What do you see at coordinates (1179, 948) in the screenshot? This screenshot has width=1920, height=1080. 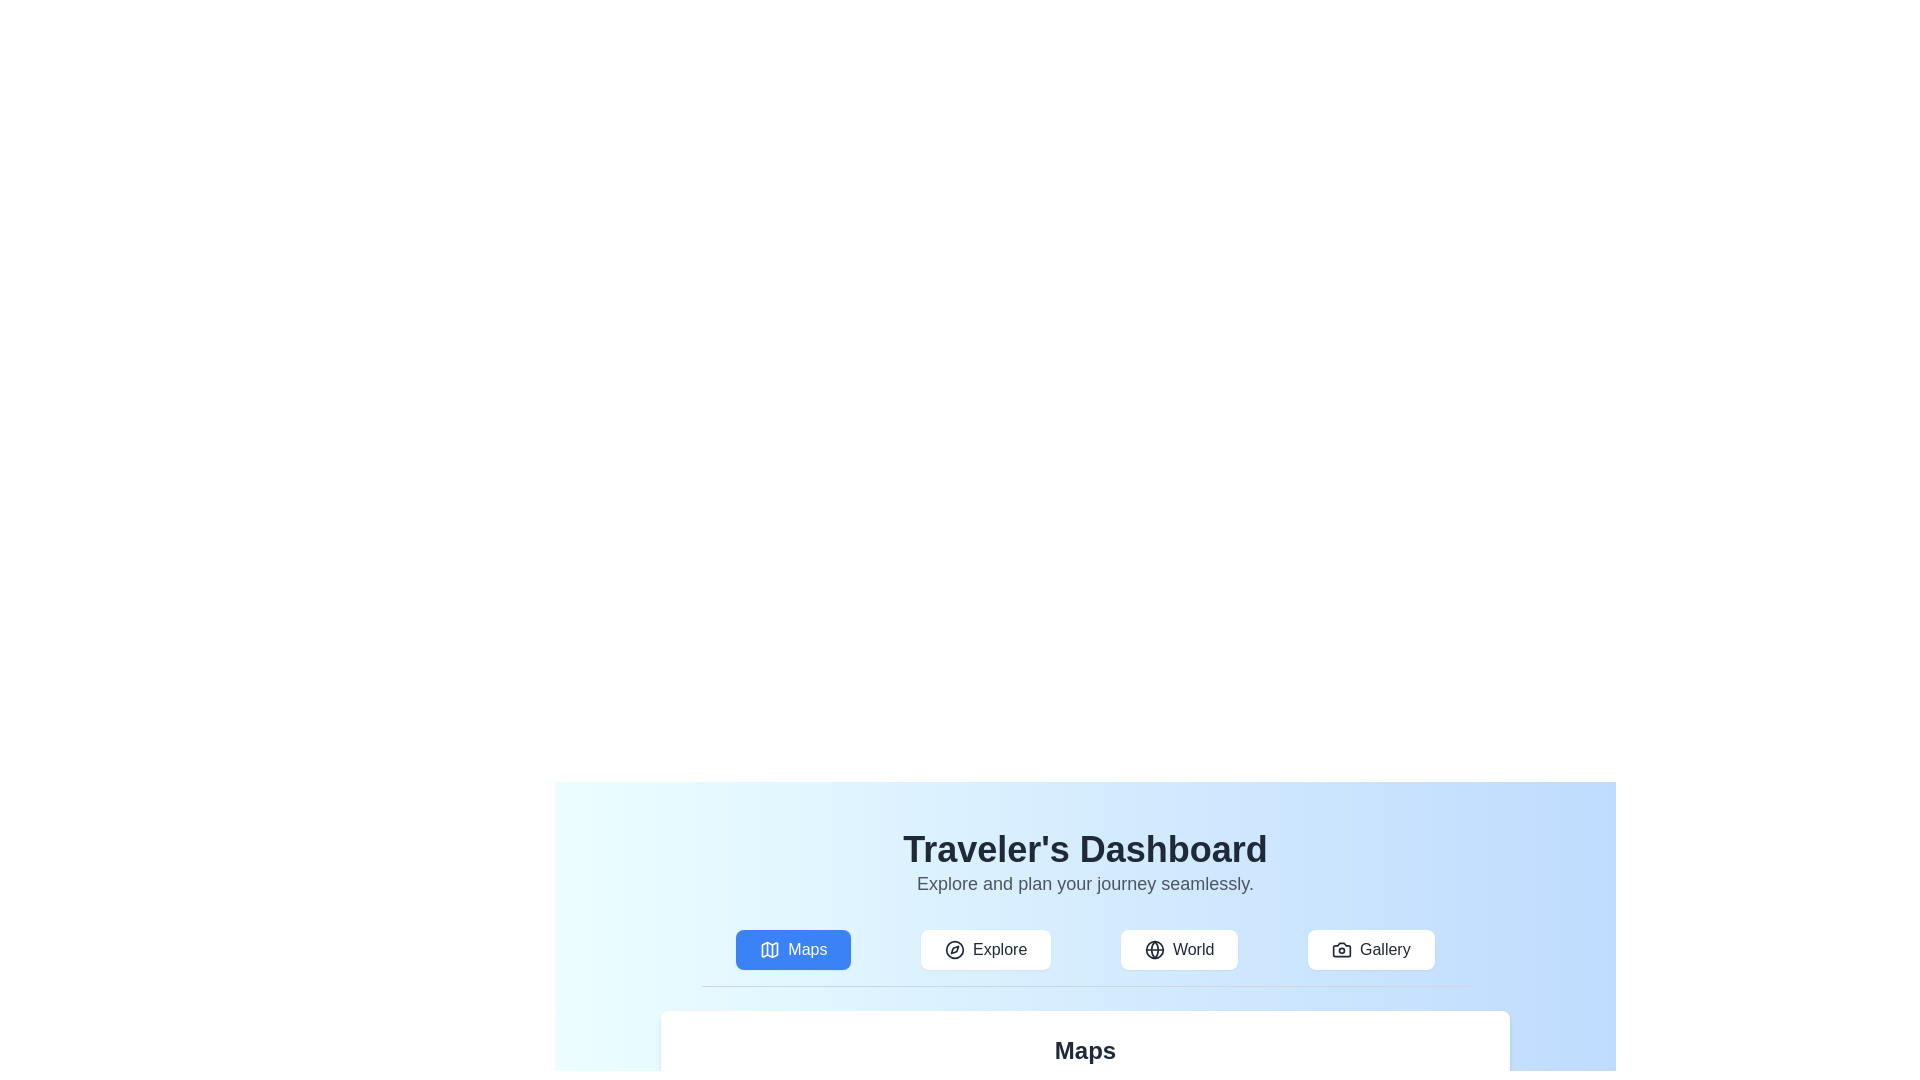 I see `the World tab to navigate to its content` at bounding box center [1179, 948].